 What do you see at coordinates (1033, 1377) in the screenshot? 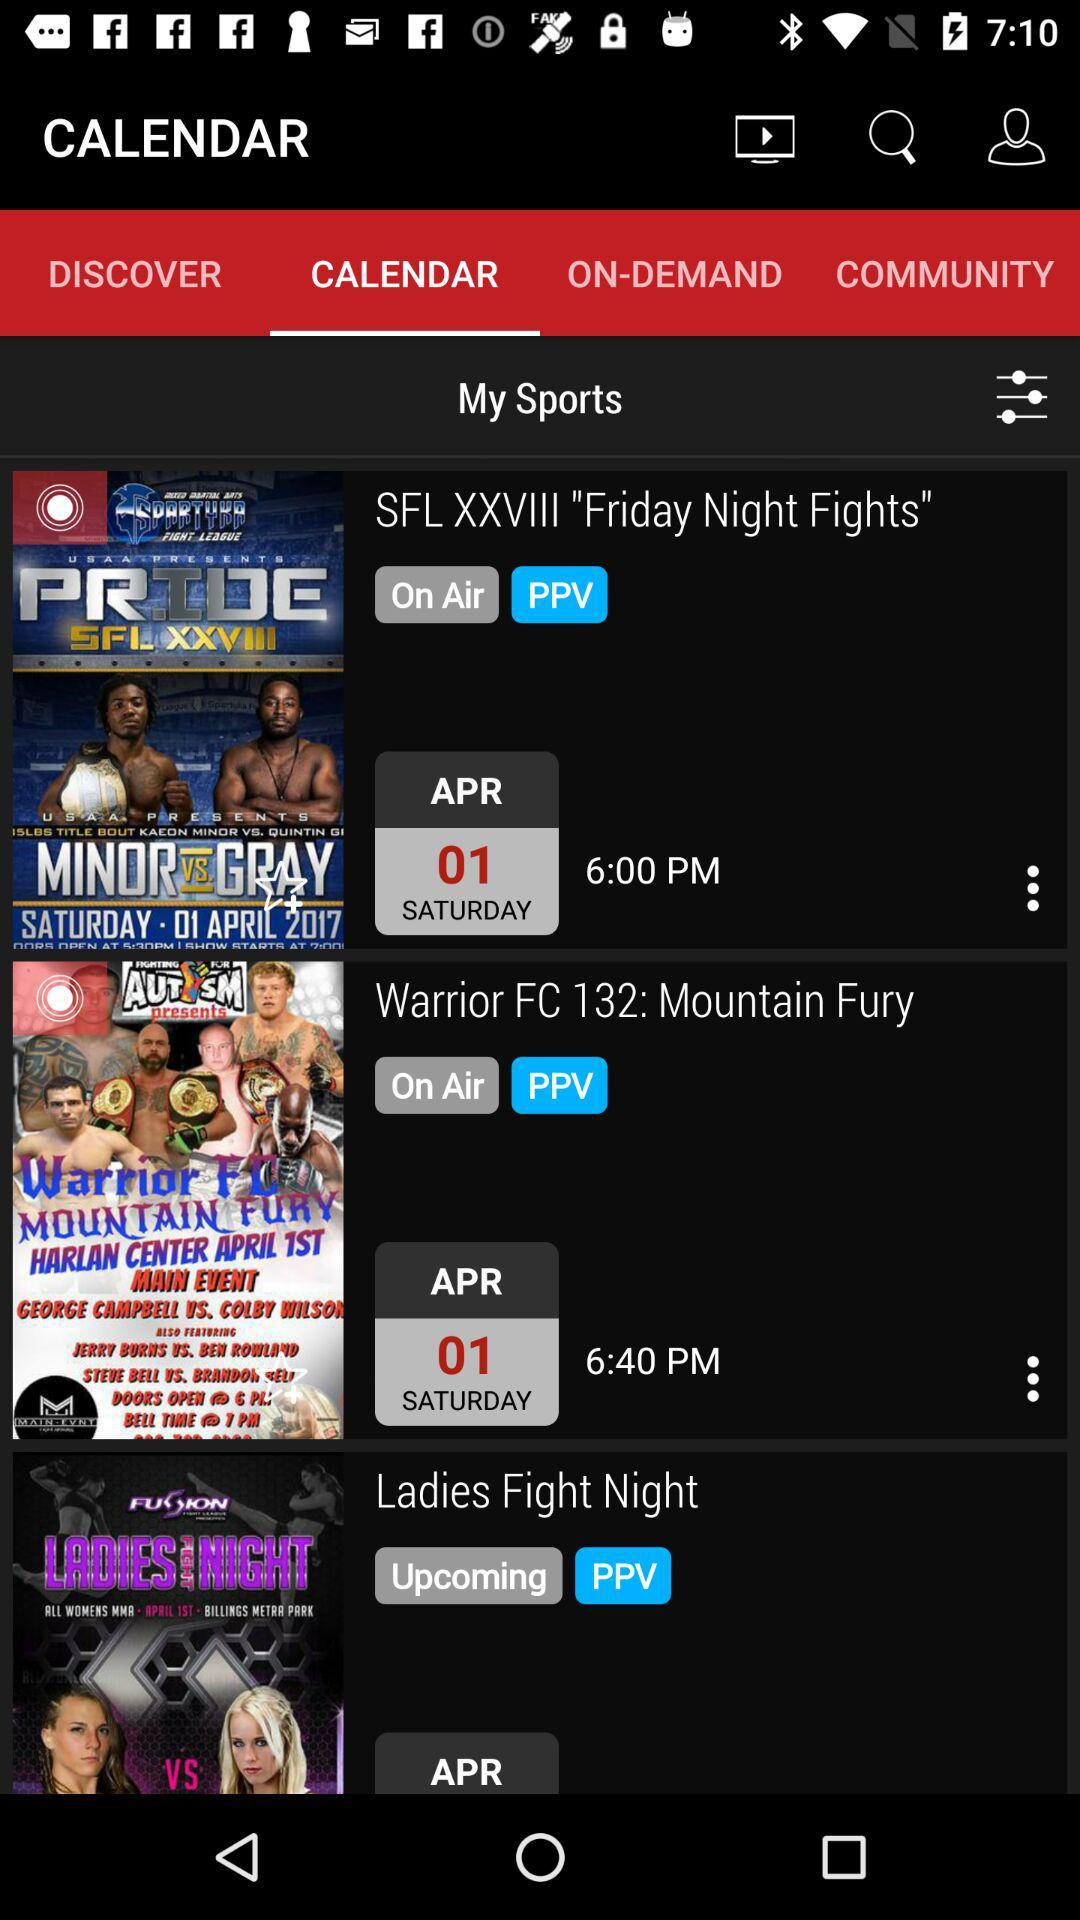
I see `more option` at bounding box center [1033, 1377].